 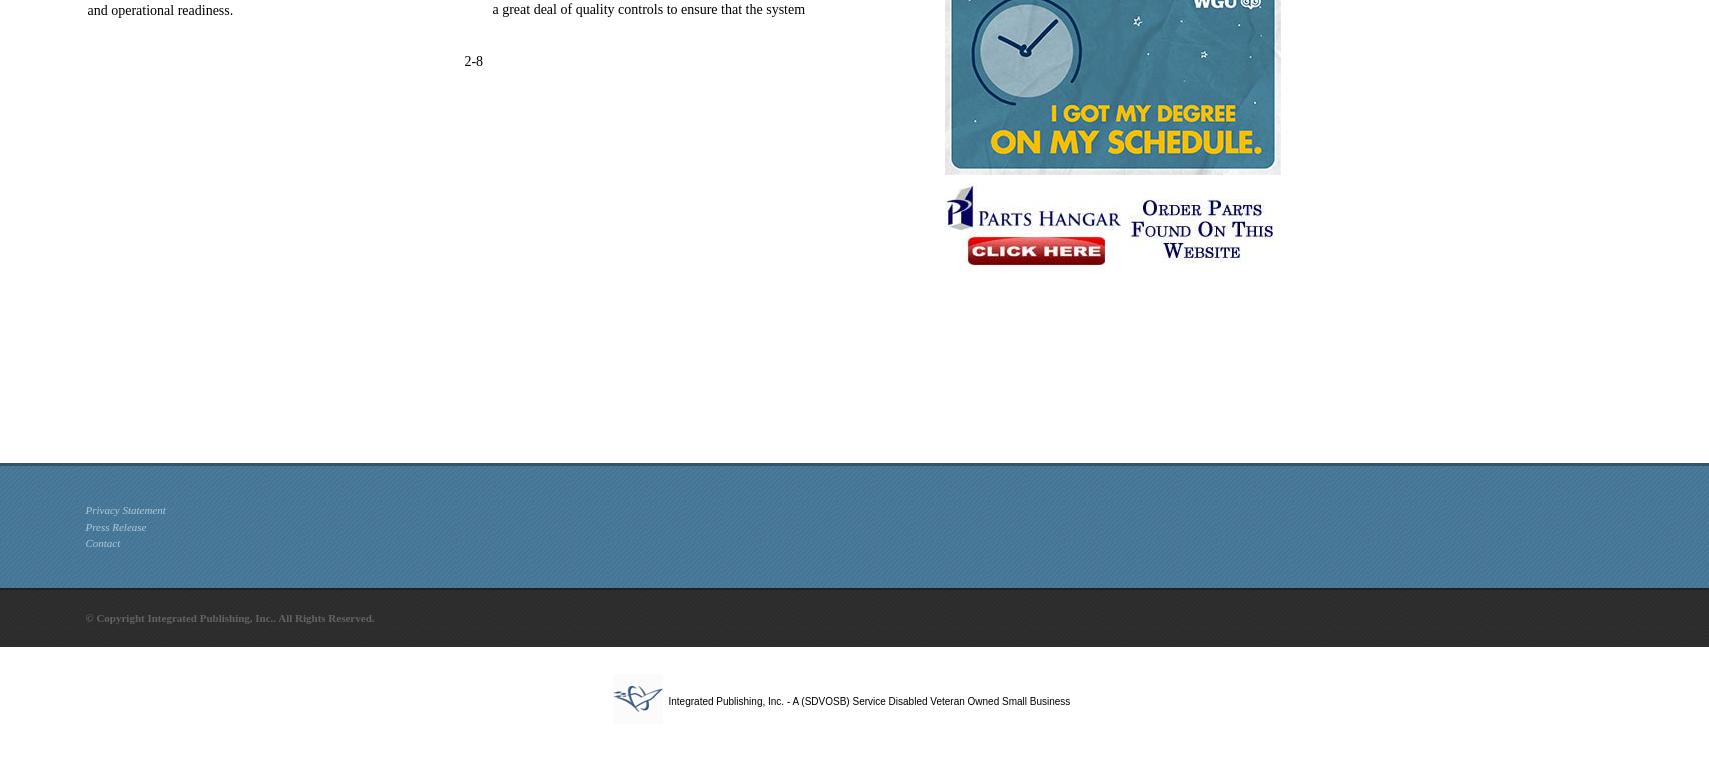 I want to click on 'Contact', so click(x=101, y=542).